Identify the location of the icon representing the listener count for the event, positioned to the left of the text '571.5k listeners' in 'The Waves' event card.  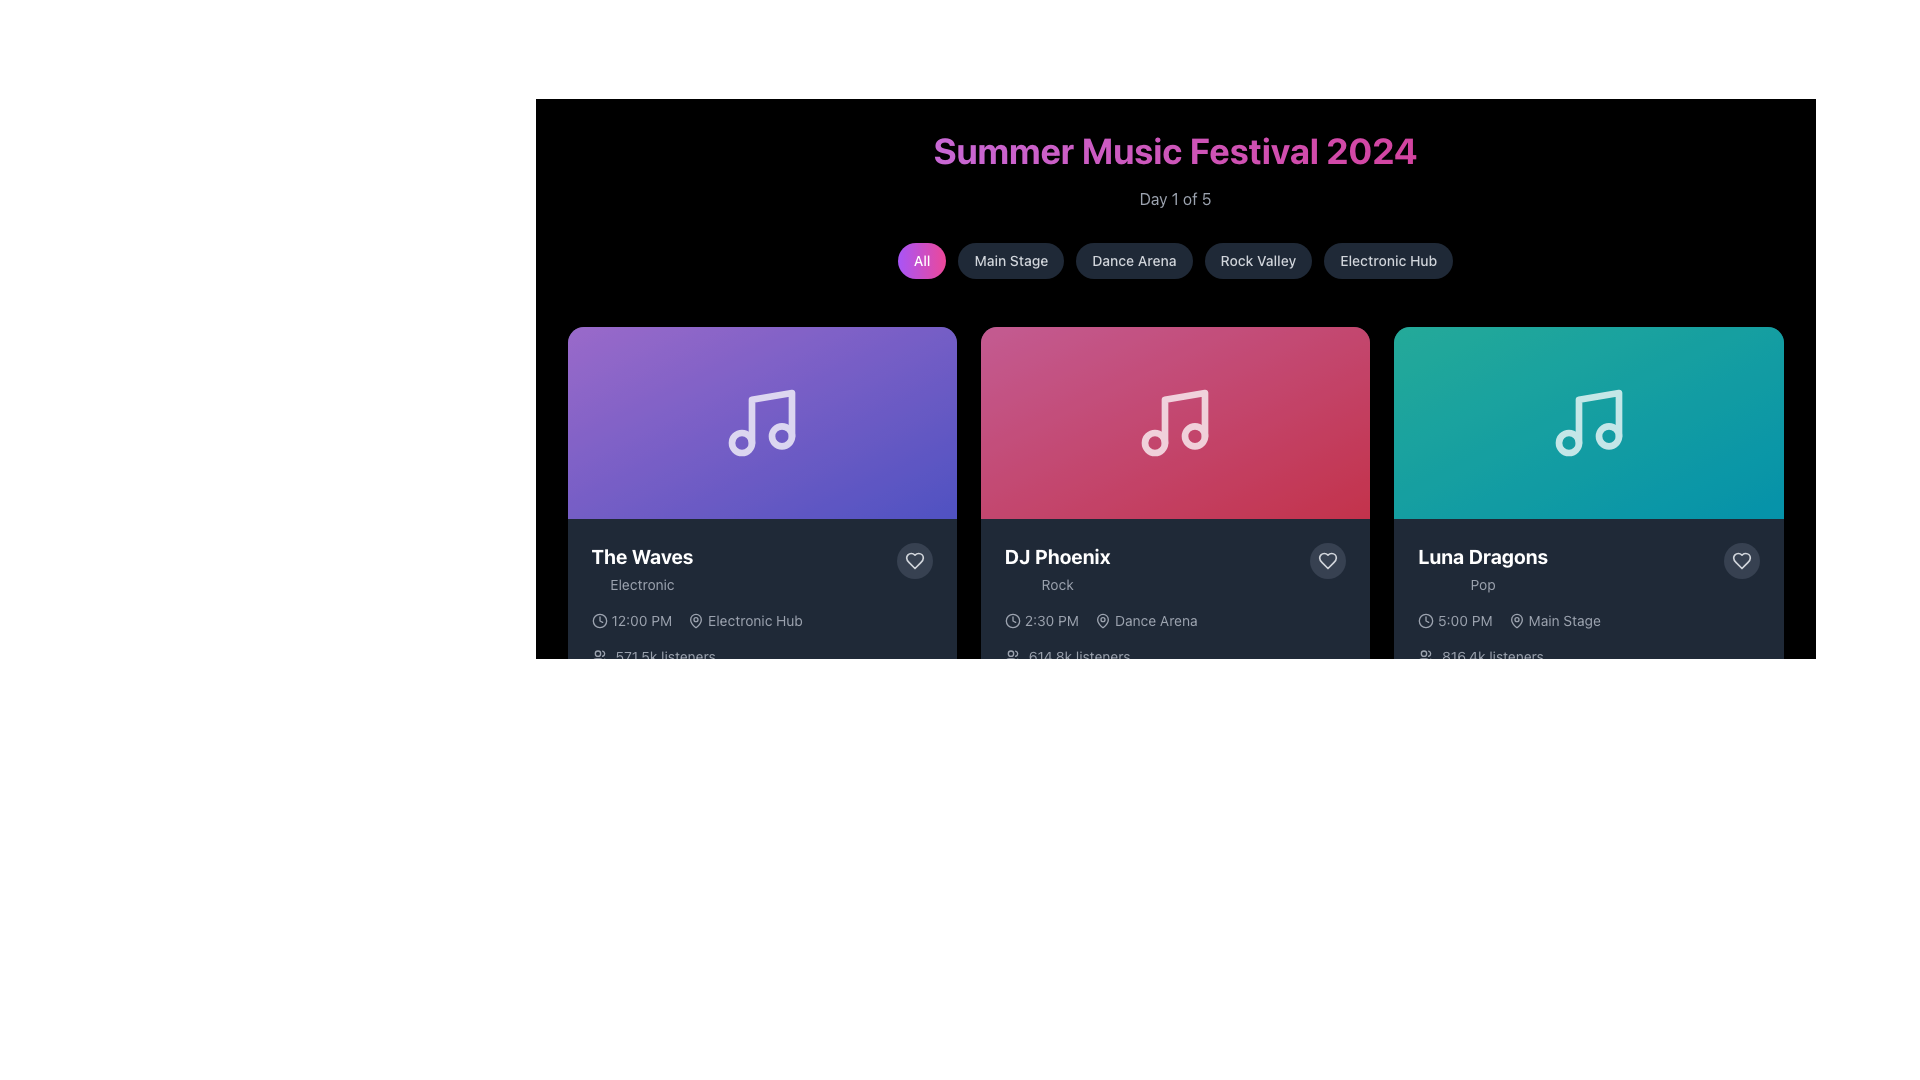
(598, 656).